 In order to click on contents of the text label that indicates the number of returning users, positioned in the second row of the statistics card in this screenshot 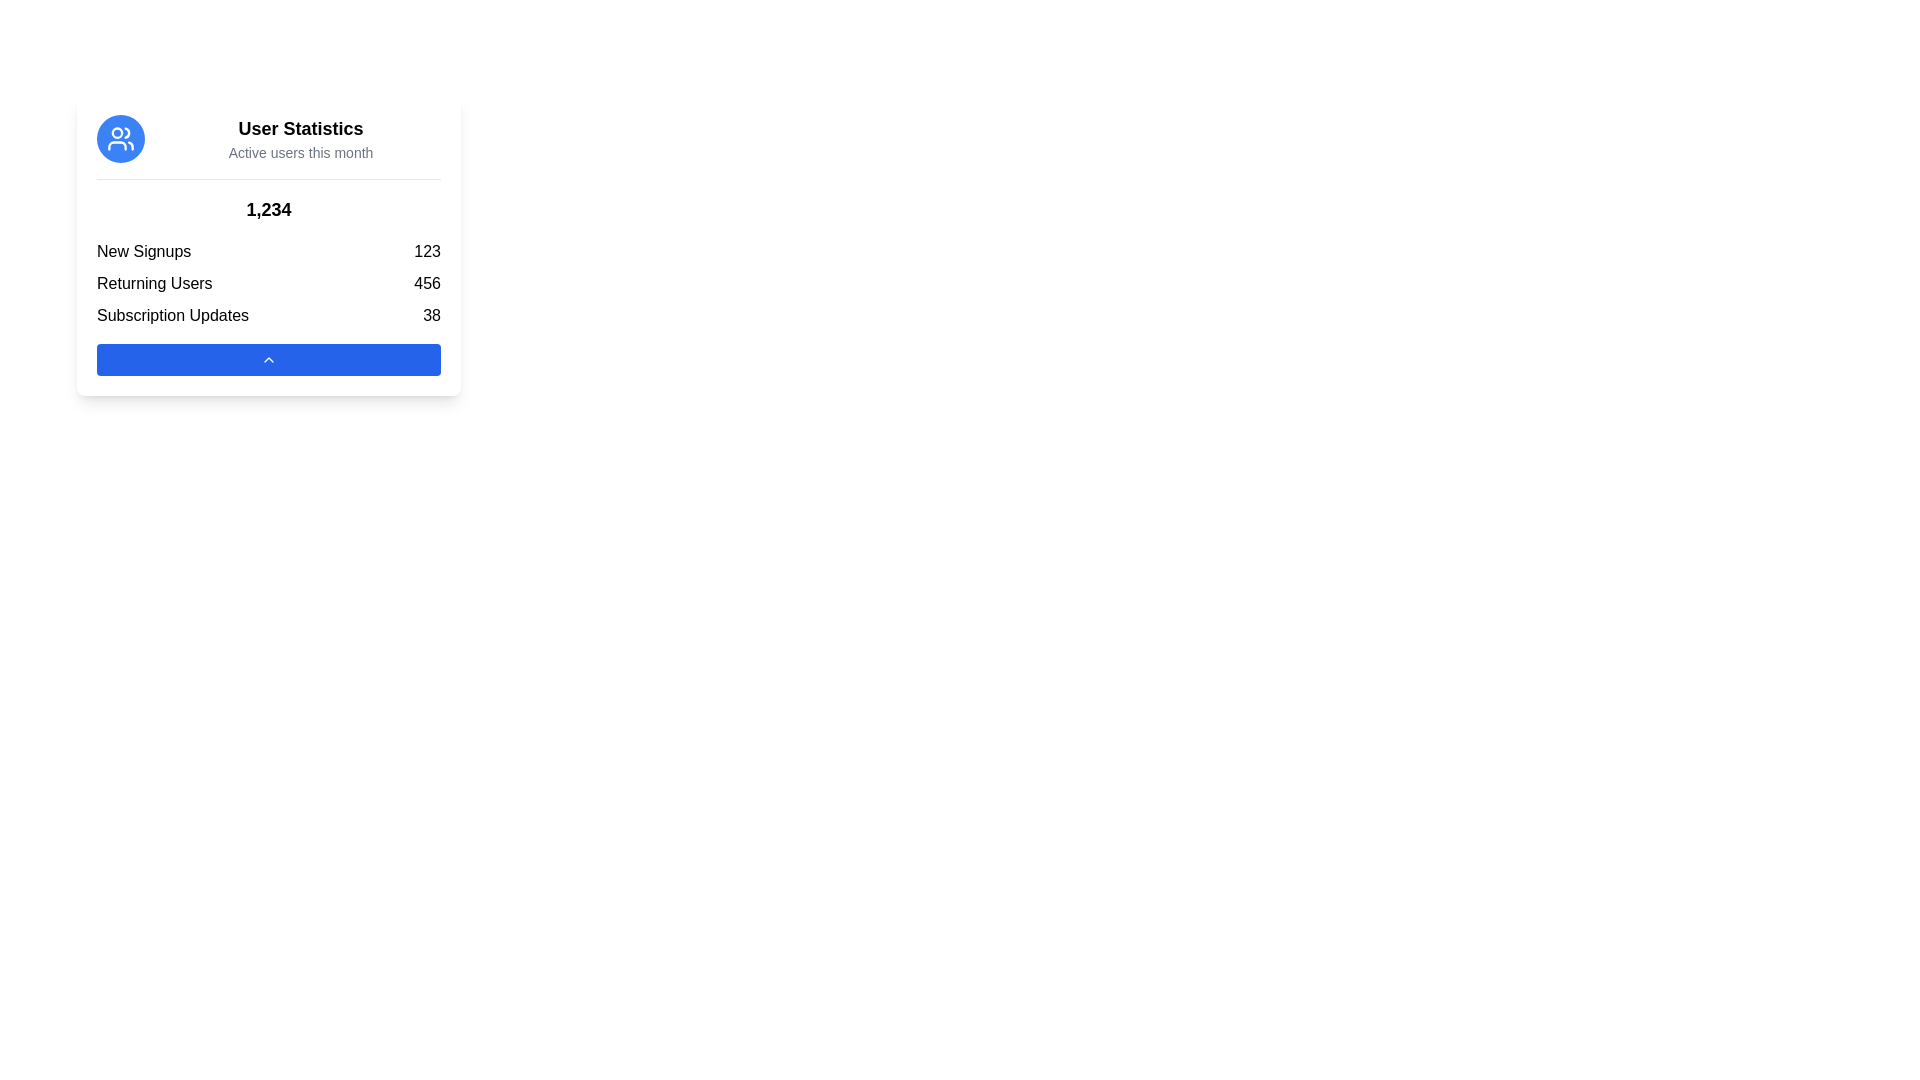, I will do `click(153, 284)`.